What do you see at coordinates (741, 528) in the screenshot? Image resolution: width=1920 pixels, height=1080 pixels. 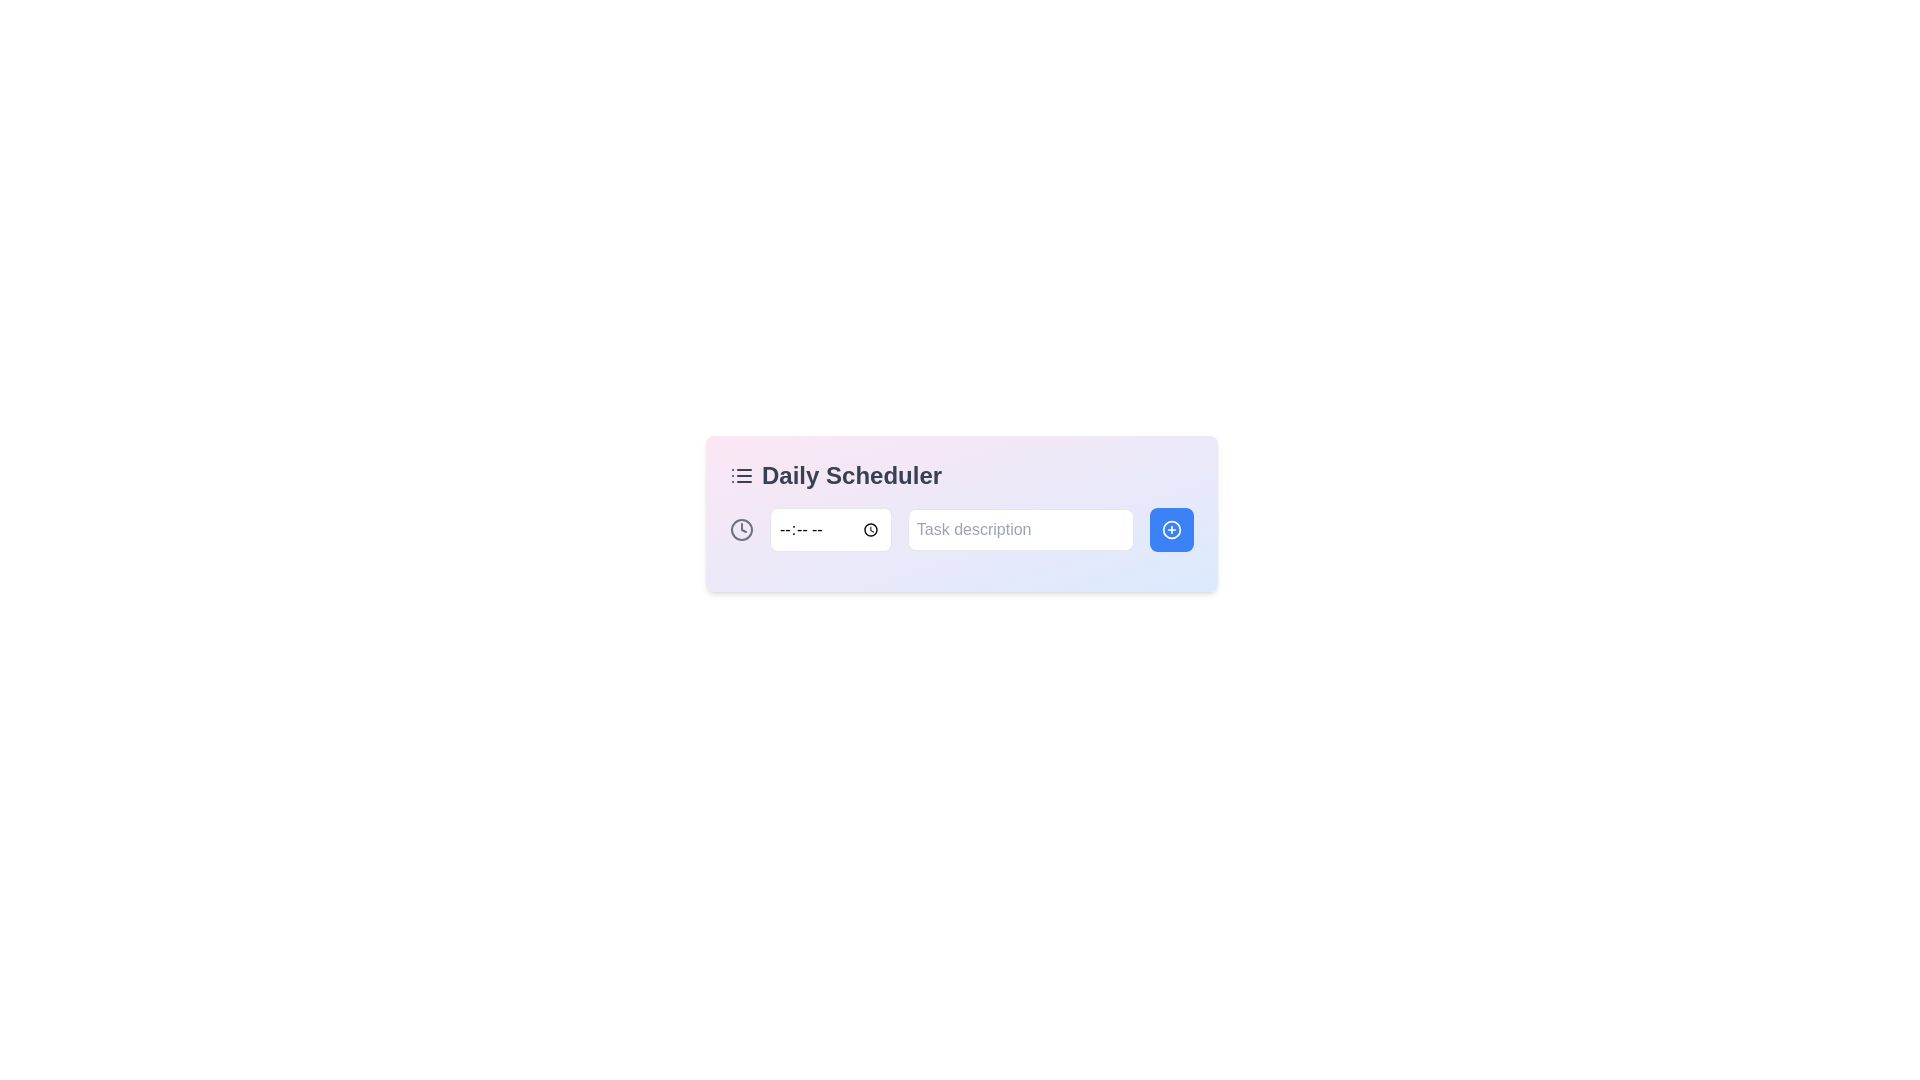 I see `the circular drawable element within the clock icon located in the leftmost part of the interactive card layout` at bounding box center [741, 528].